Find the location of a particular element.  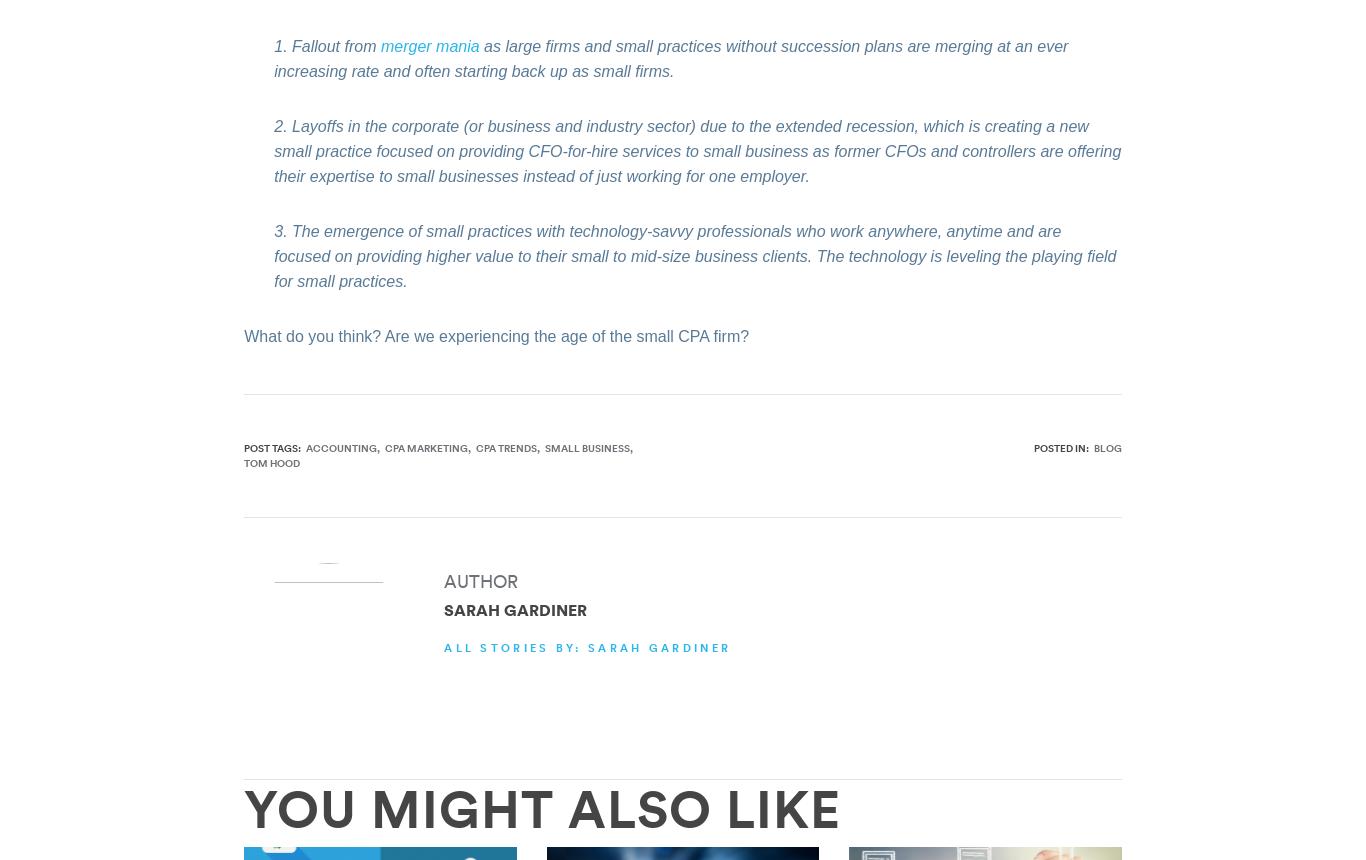

'AUTHOR' is located at coordinates (480, 581).